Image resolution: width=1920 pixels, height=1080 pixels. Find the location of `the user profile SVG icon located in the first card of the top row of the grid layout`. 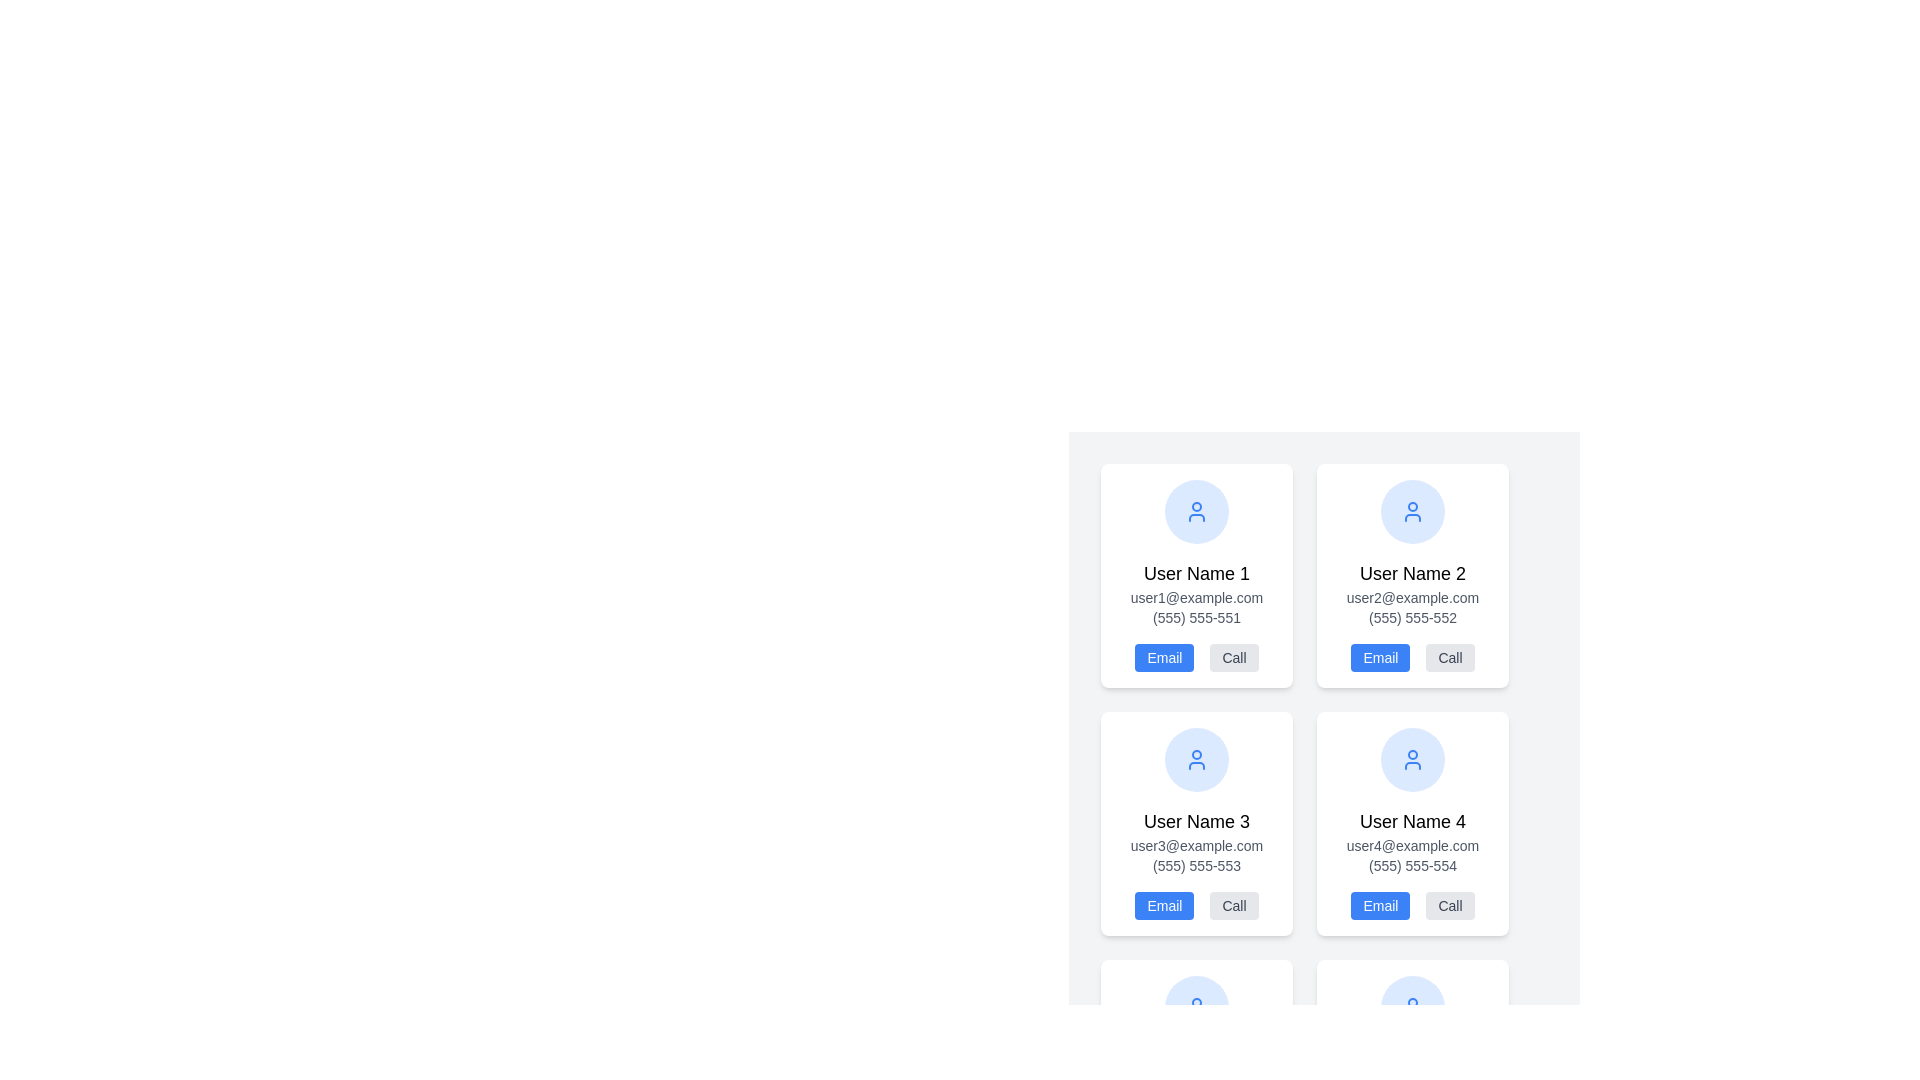

the user profile SVG icon located in the first card of the top row of the grid layout is located at coordinates (1411, 511).